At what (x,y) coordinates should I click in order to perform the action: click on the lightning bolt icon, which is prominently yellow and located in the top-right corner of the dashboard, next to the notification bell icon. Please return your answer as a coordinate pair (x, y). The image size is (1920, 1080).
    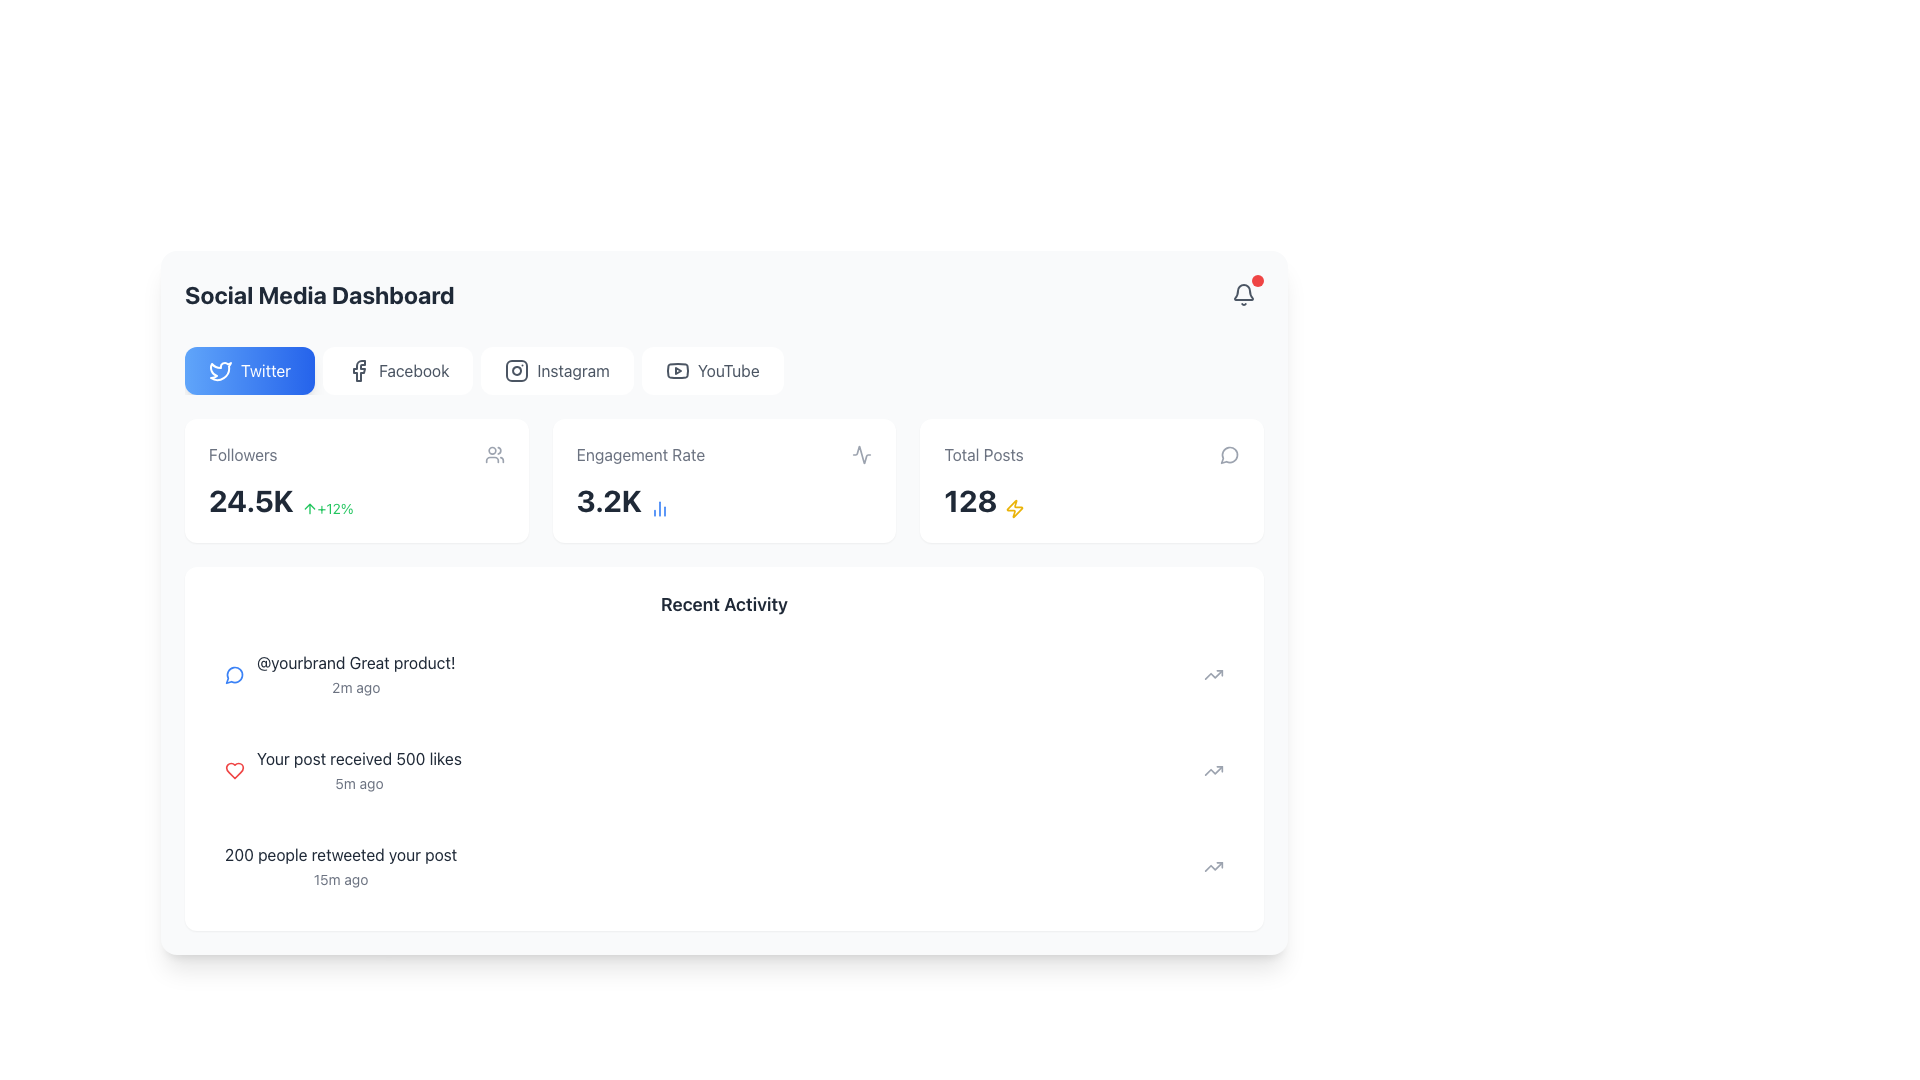
    Looking at the image, I should click on (1015, 508).